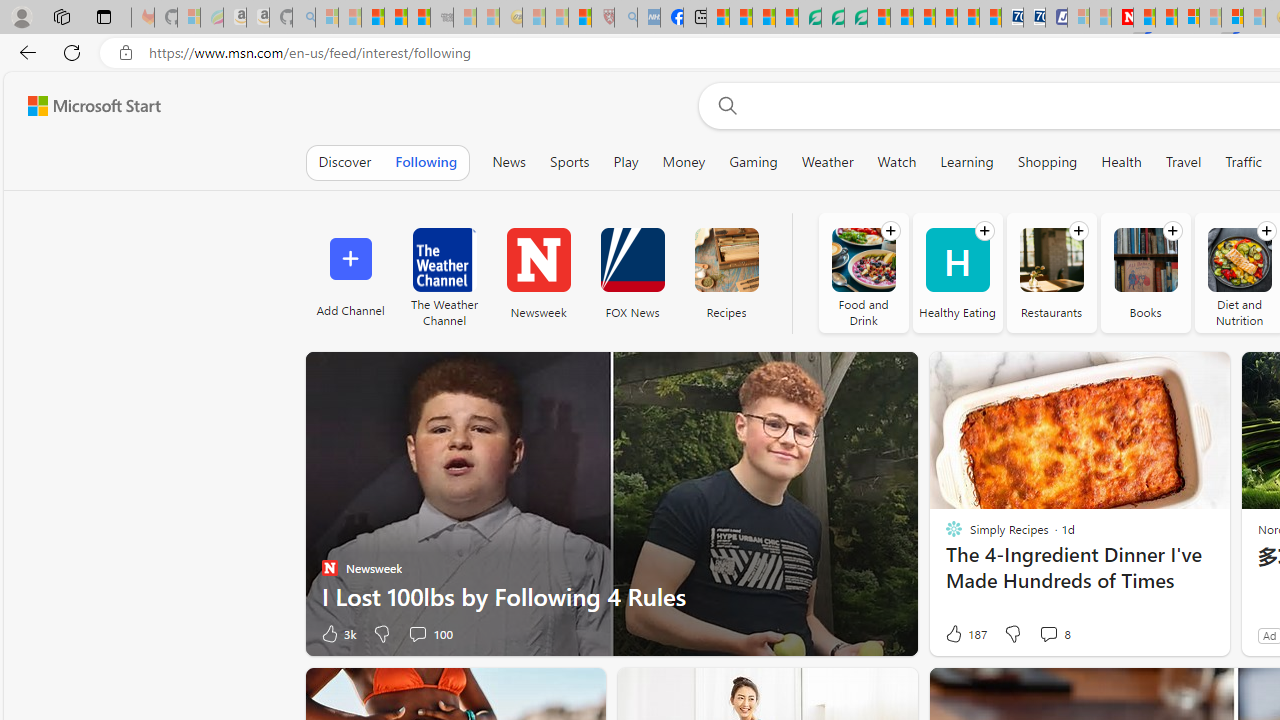  Describe the element at coordinates (1121, 161) in the screenshot. I see `'Health'` at that location.